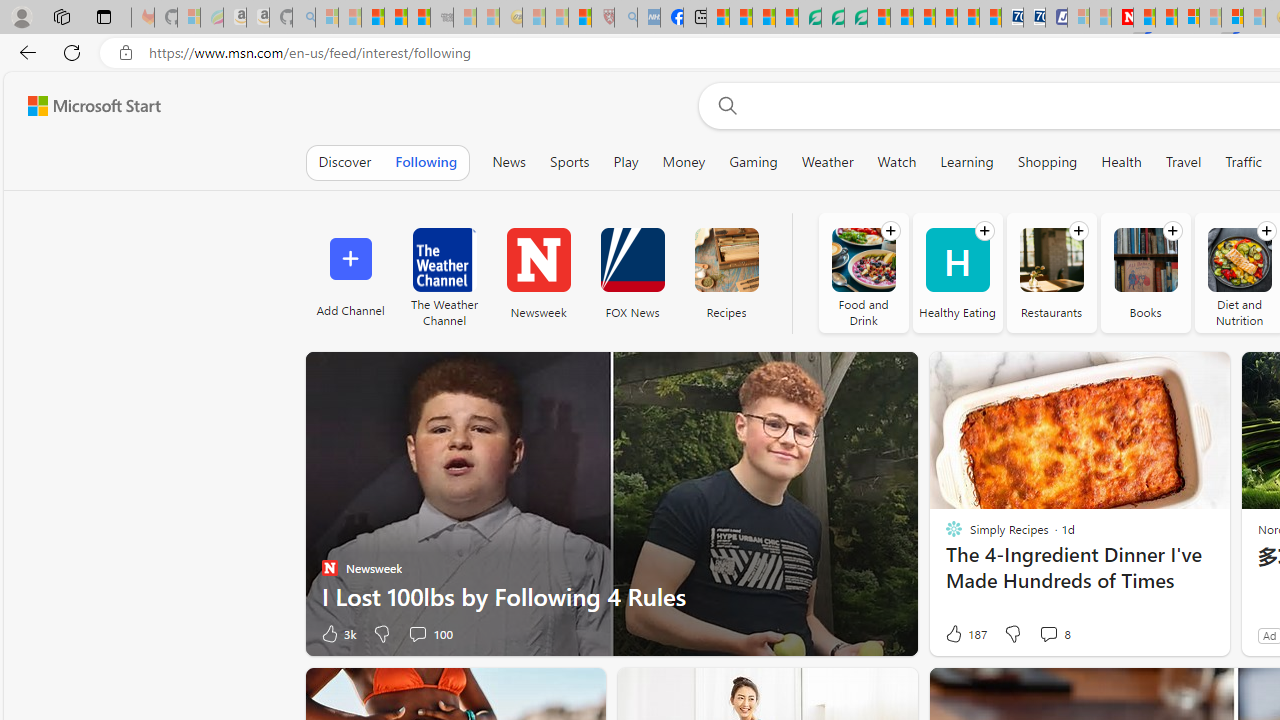  Describe the element at coordinates (1121, 161) in the screenshot. I see `'Health'` at that location.